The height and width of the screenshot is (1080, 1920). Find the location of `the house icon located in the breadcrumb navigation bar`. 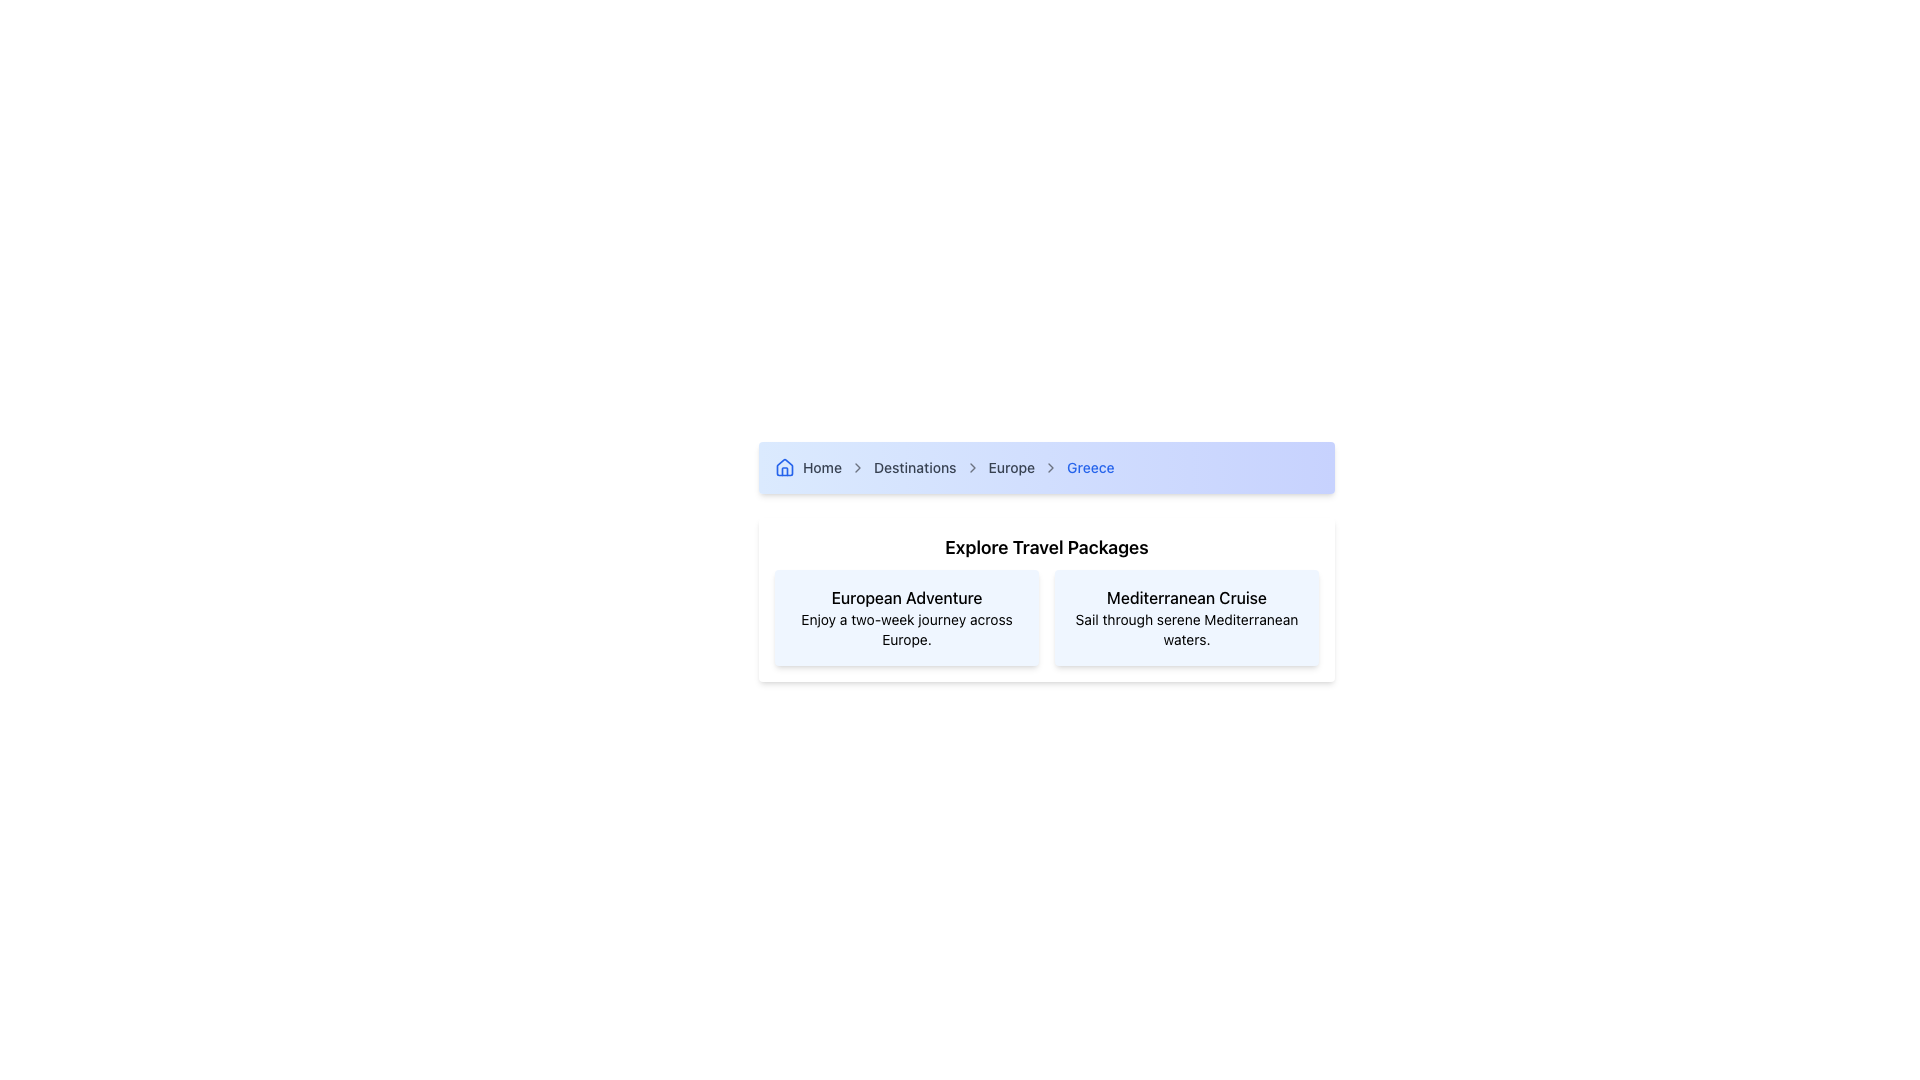

the house icon located in the breadcrumb navigation bar is located at coordinates (784, 466).